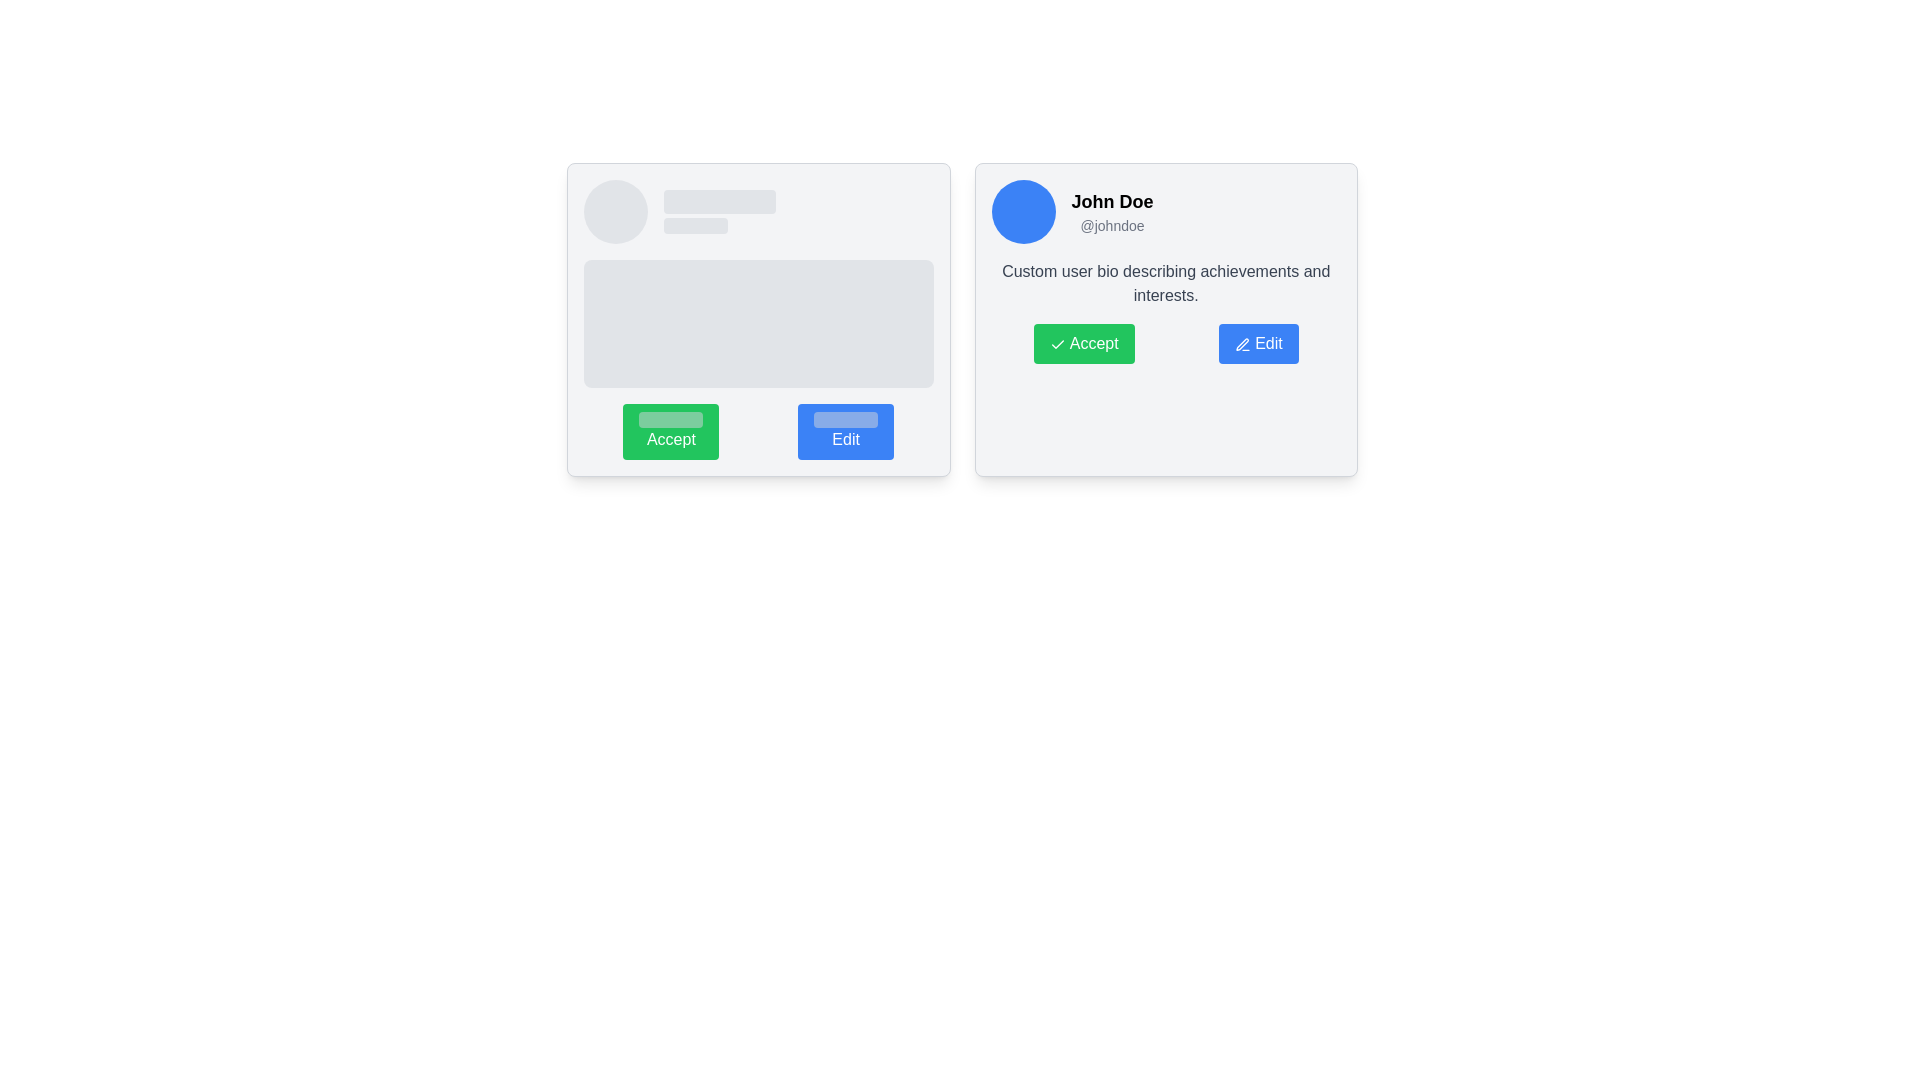 This screenshot has height=1080, width=1920. I want to click on the username text label displayed beneath 'John Doe' in the profile card on the right-hand side of the interface, so click(1111, 225).